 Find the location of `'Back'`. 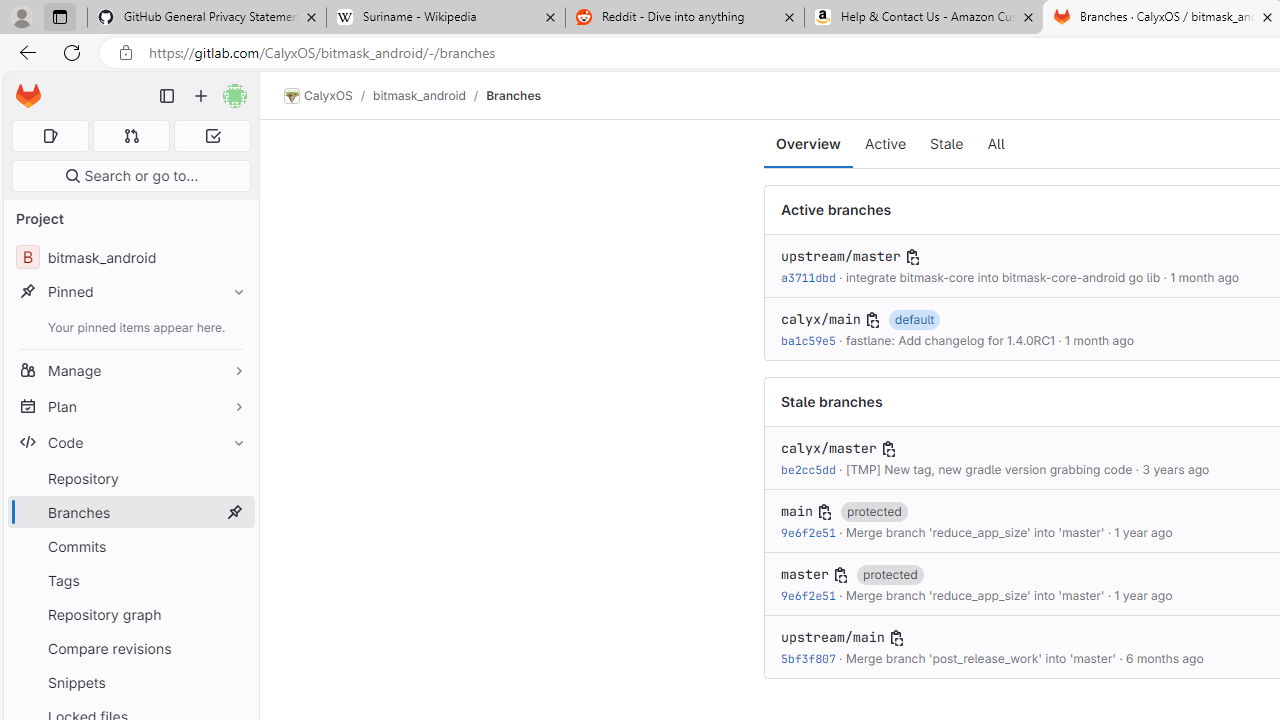

'Back' is located at coordinates (24, 51).